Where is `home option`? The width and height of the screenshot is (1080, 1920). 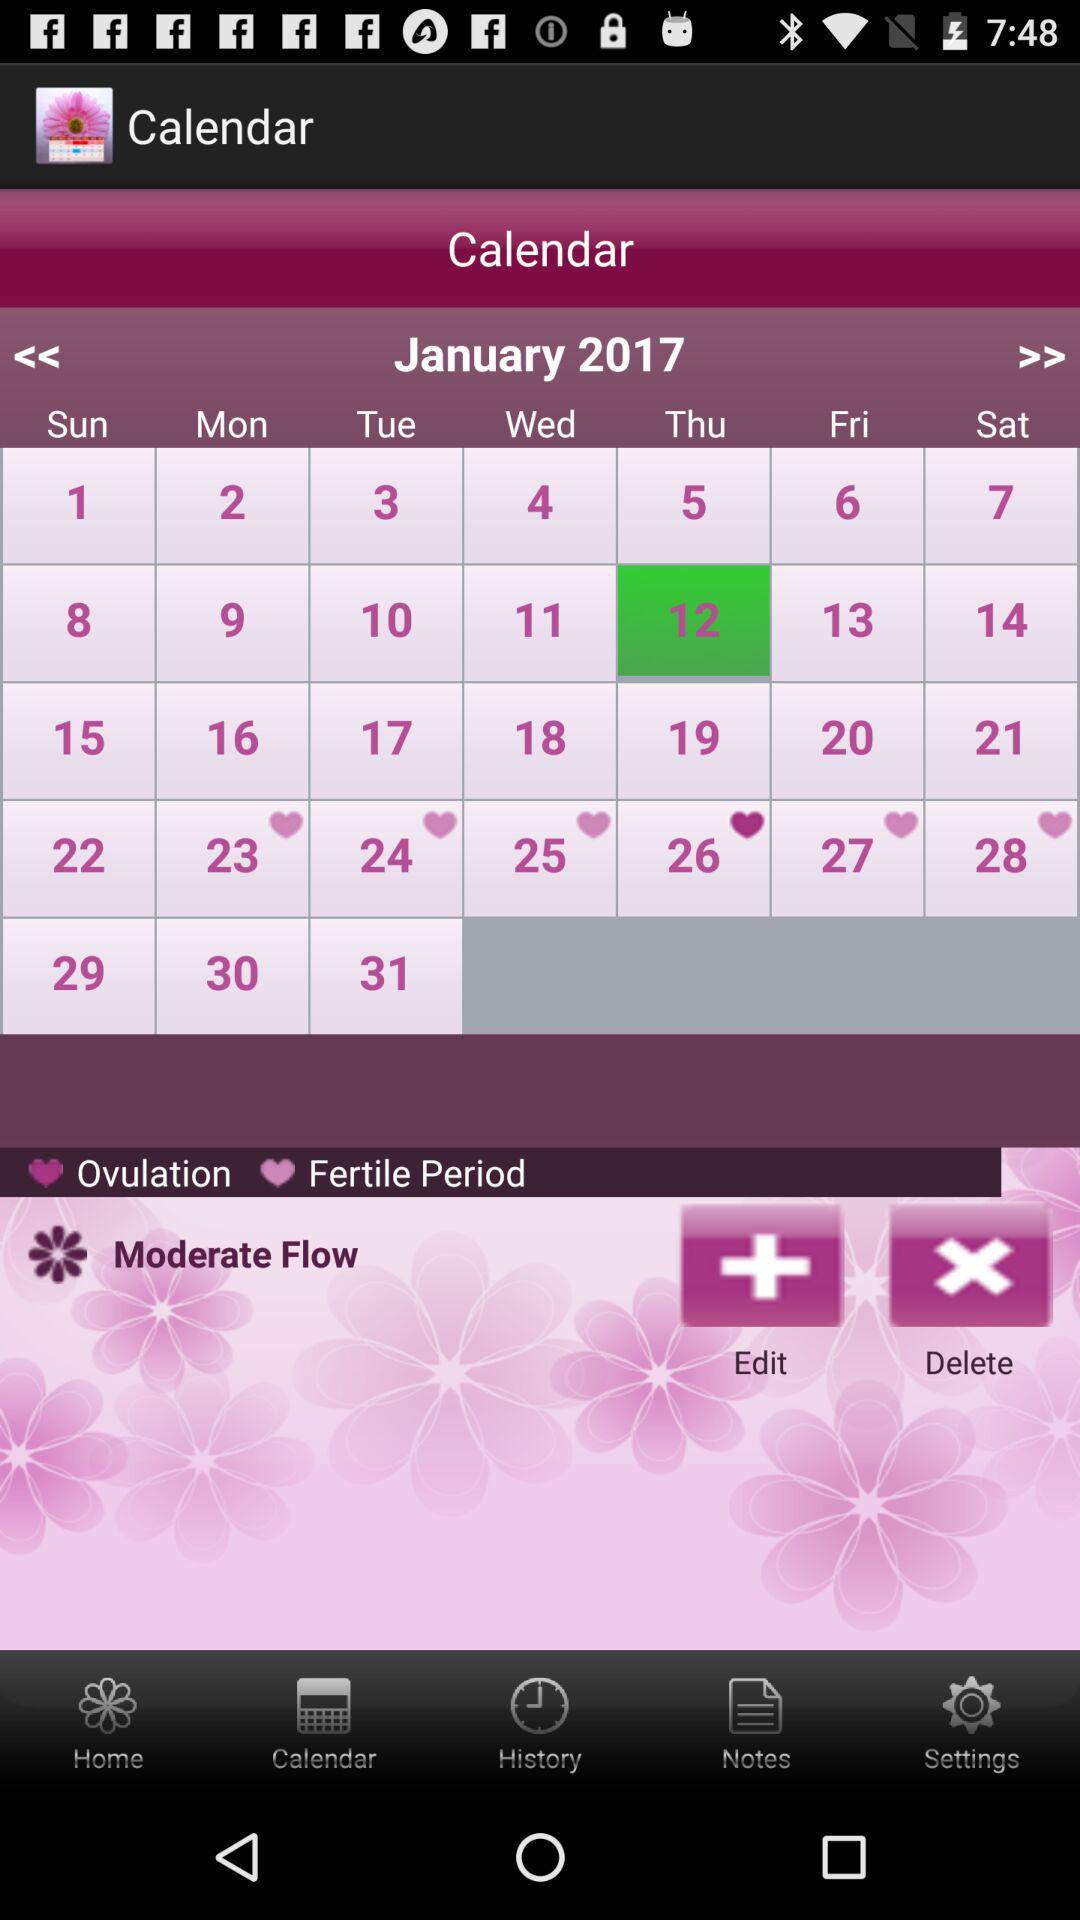 home option is located at coordinates (108, 1721).